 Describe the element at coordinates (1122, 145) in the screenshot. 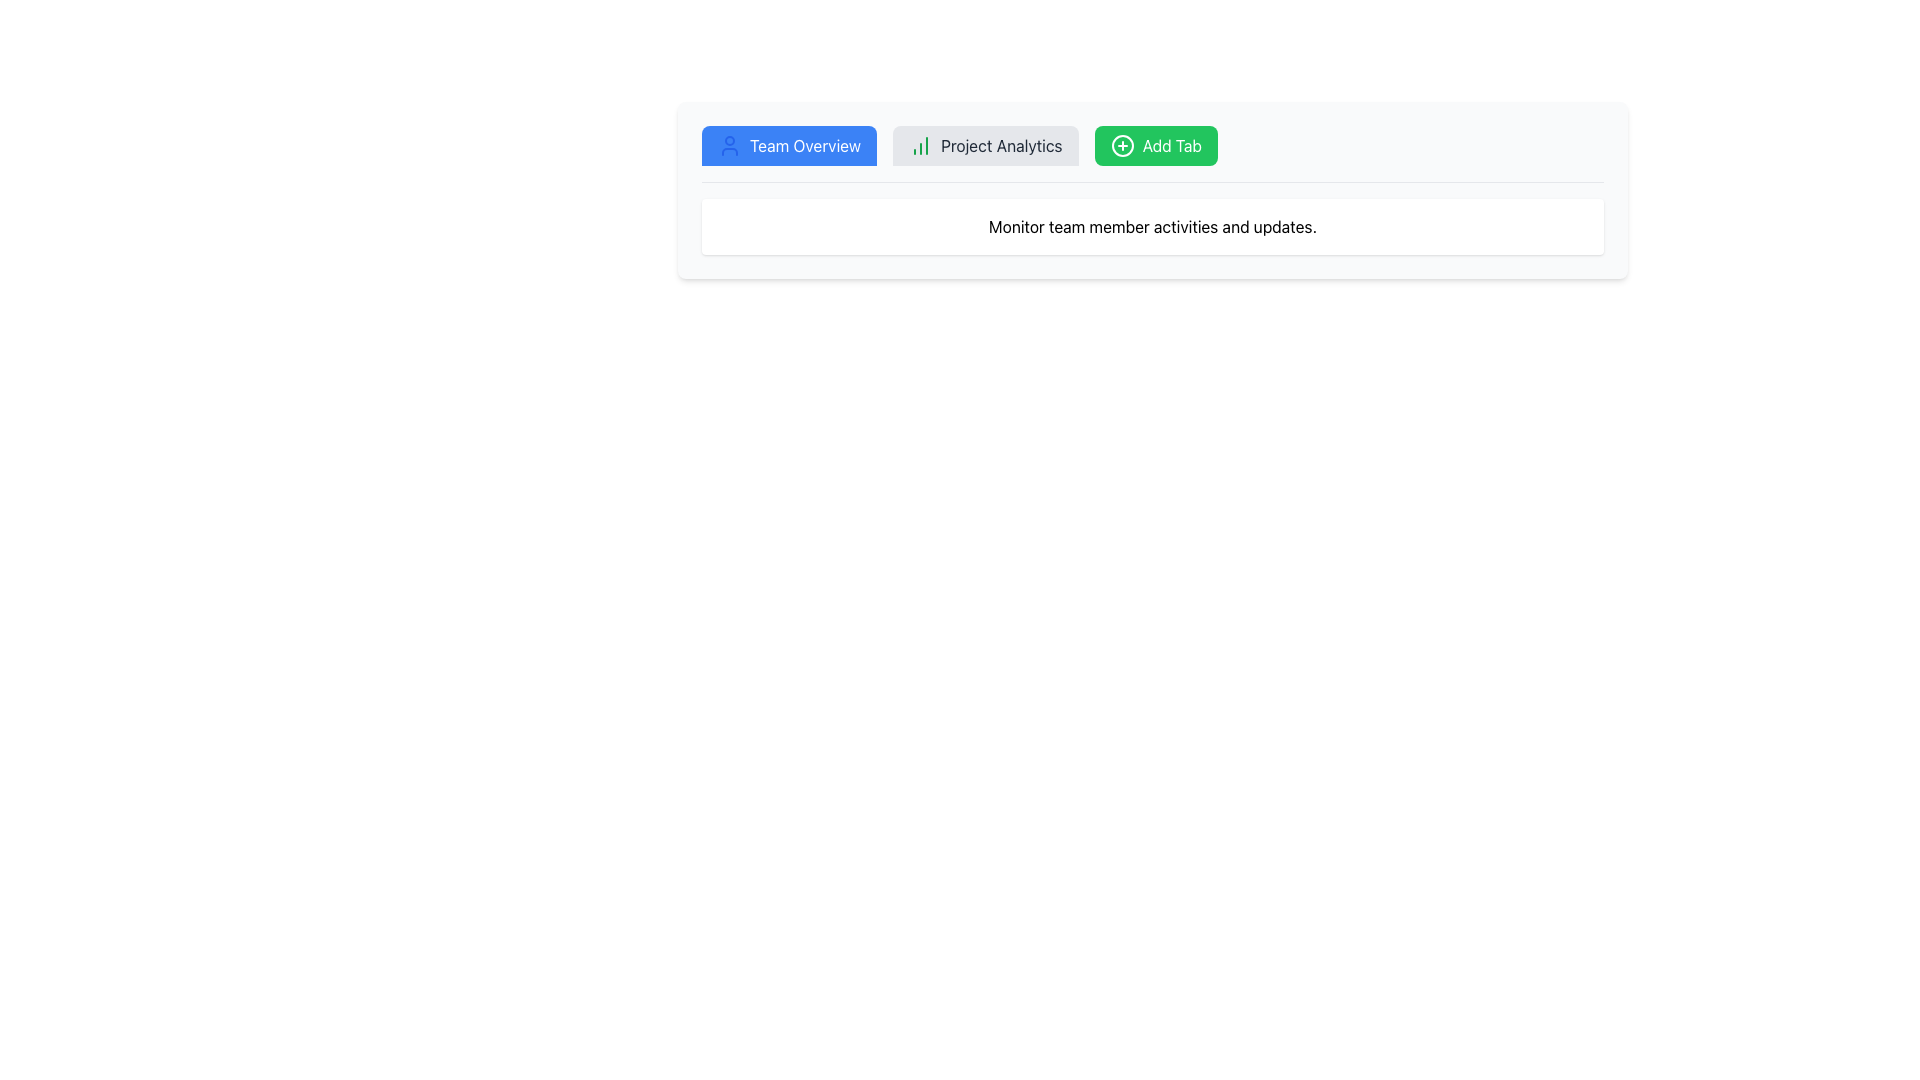

I see `the 'Add Tab' icon, which is visually represented inside a green button, located to the left of the 'Add Tab' button` at that location.